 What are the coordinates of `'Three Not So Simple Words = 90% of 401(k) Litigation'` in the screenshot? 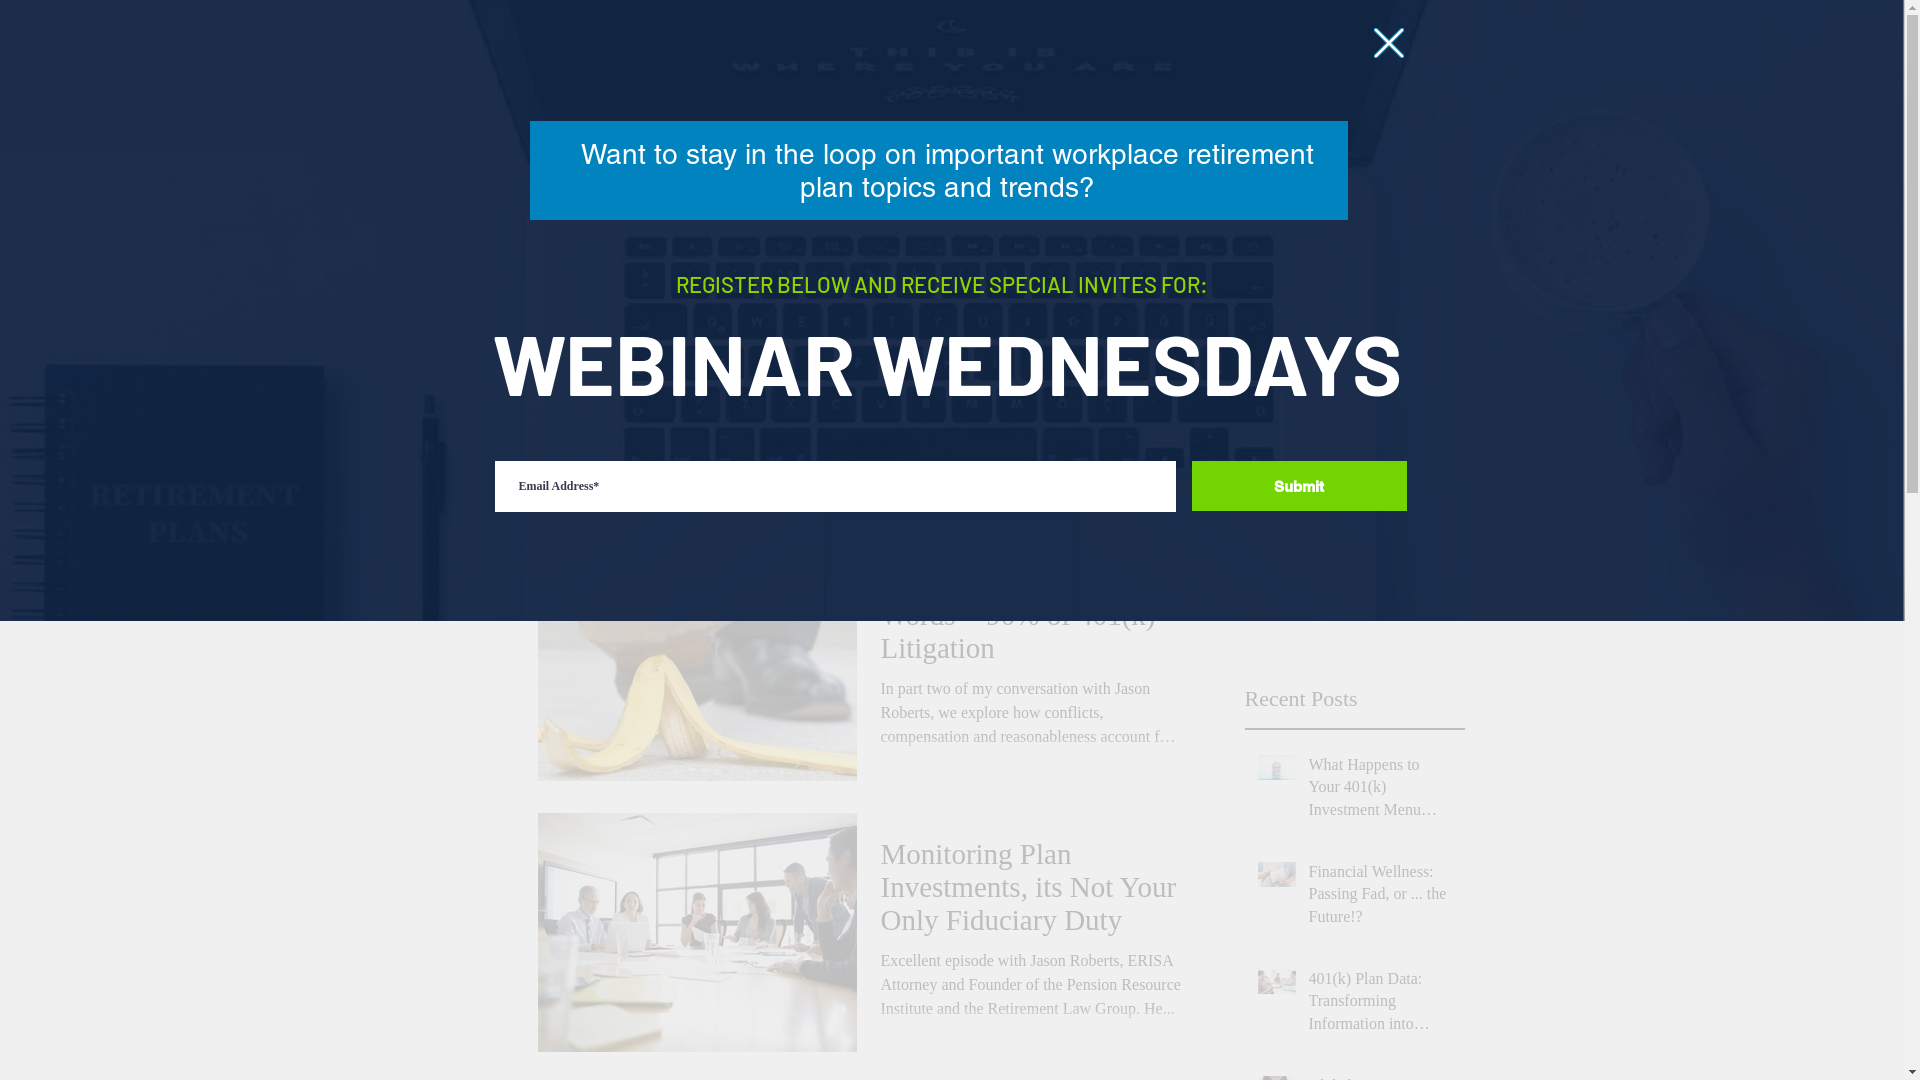 It's located at (1031, 620).